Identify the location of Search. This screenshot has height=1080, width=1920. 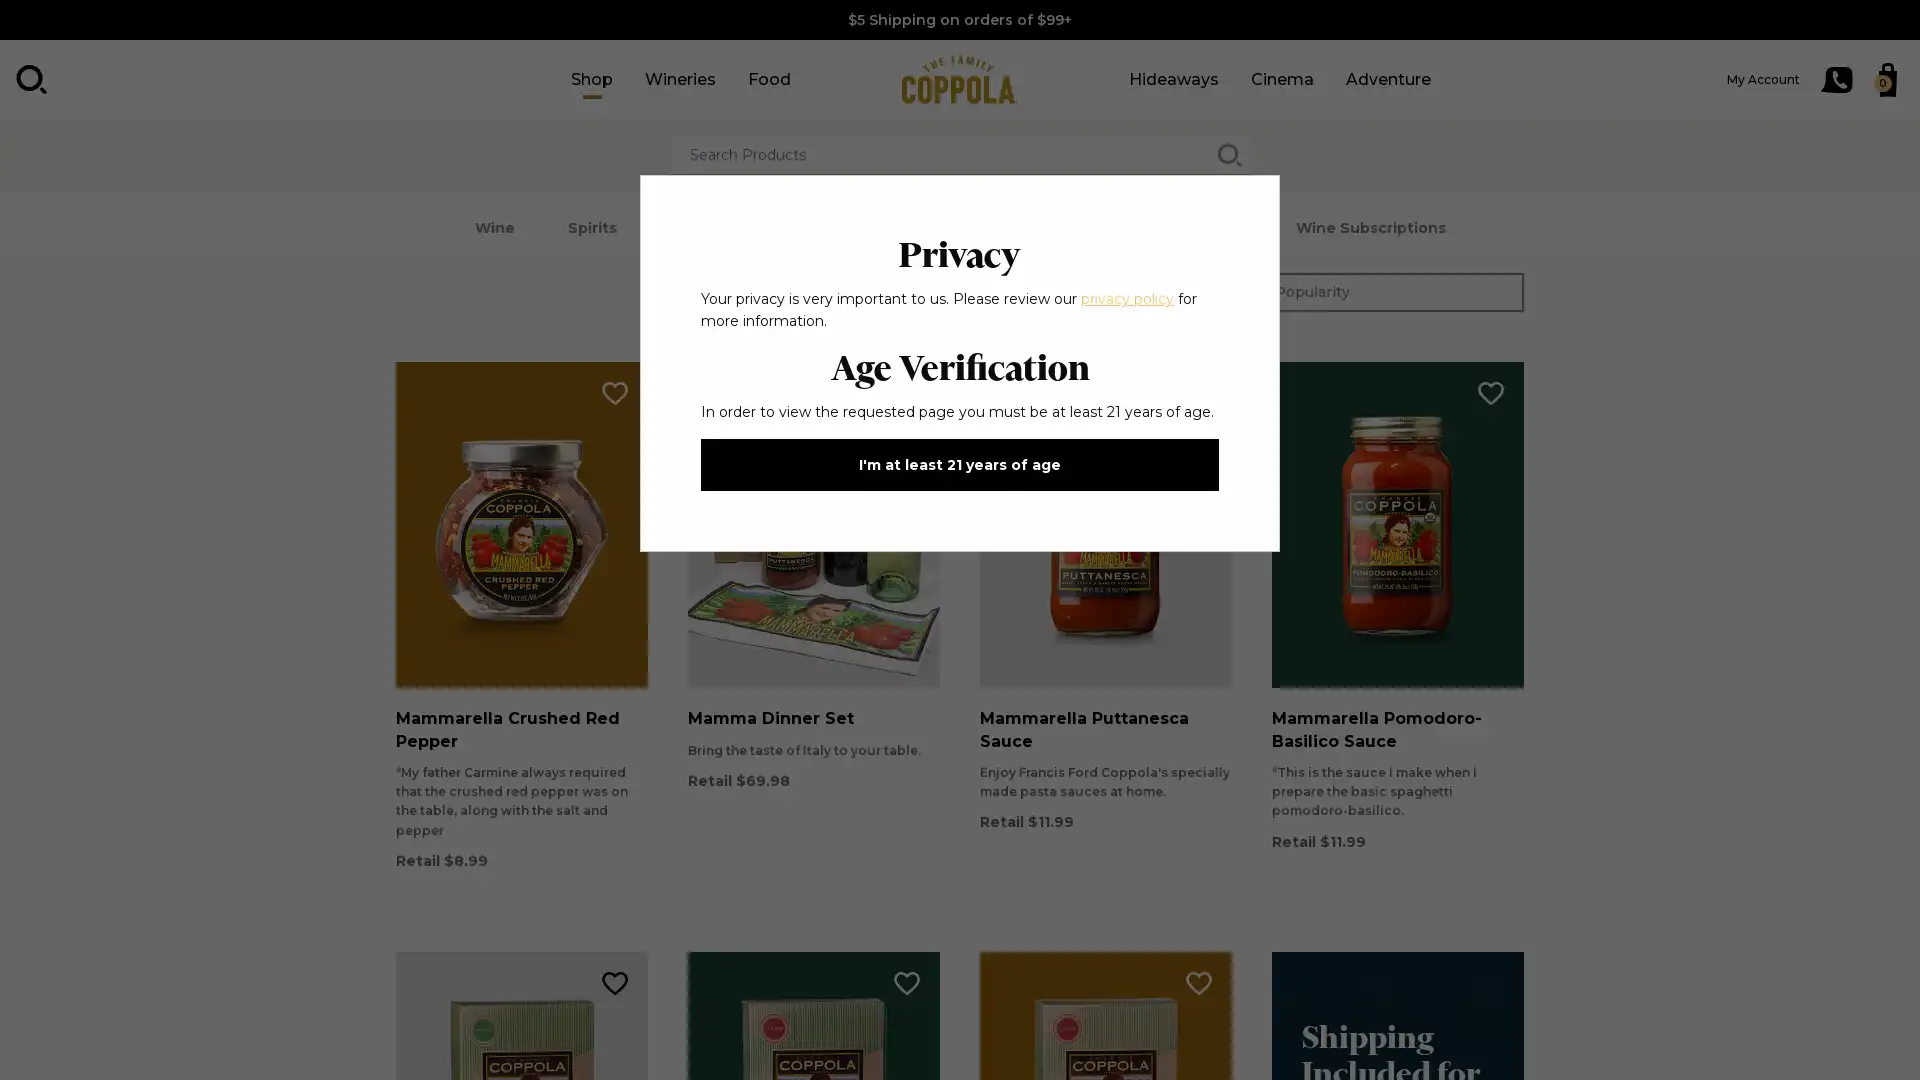
(32, 79).